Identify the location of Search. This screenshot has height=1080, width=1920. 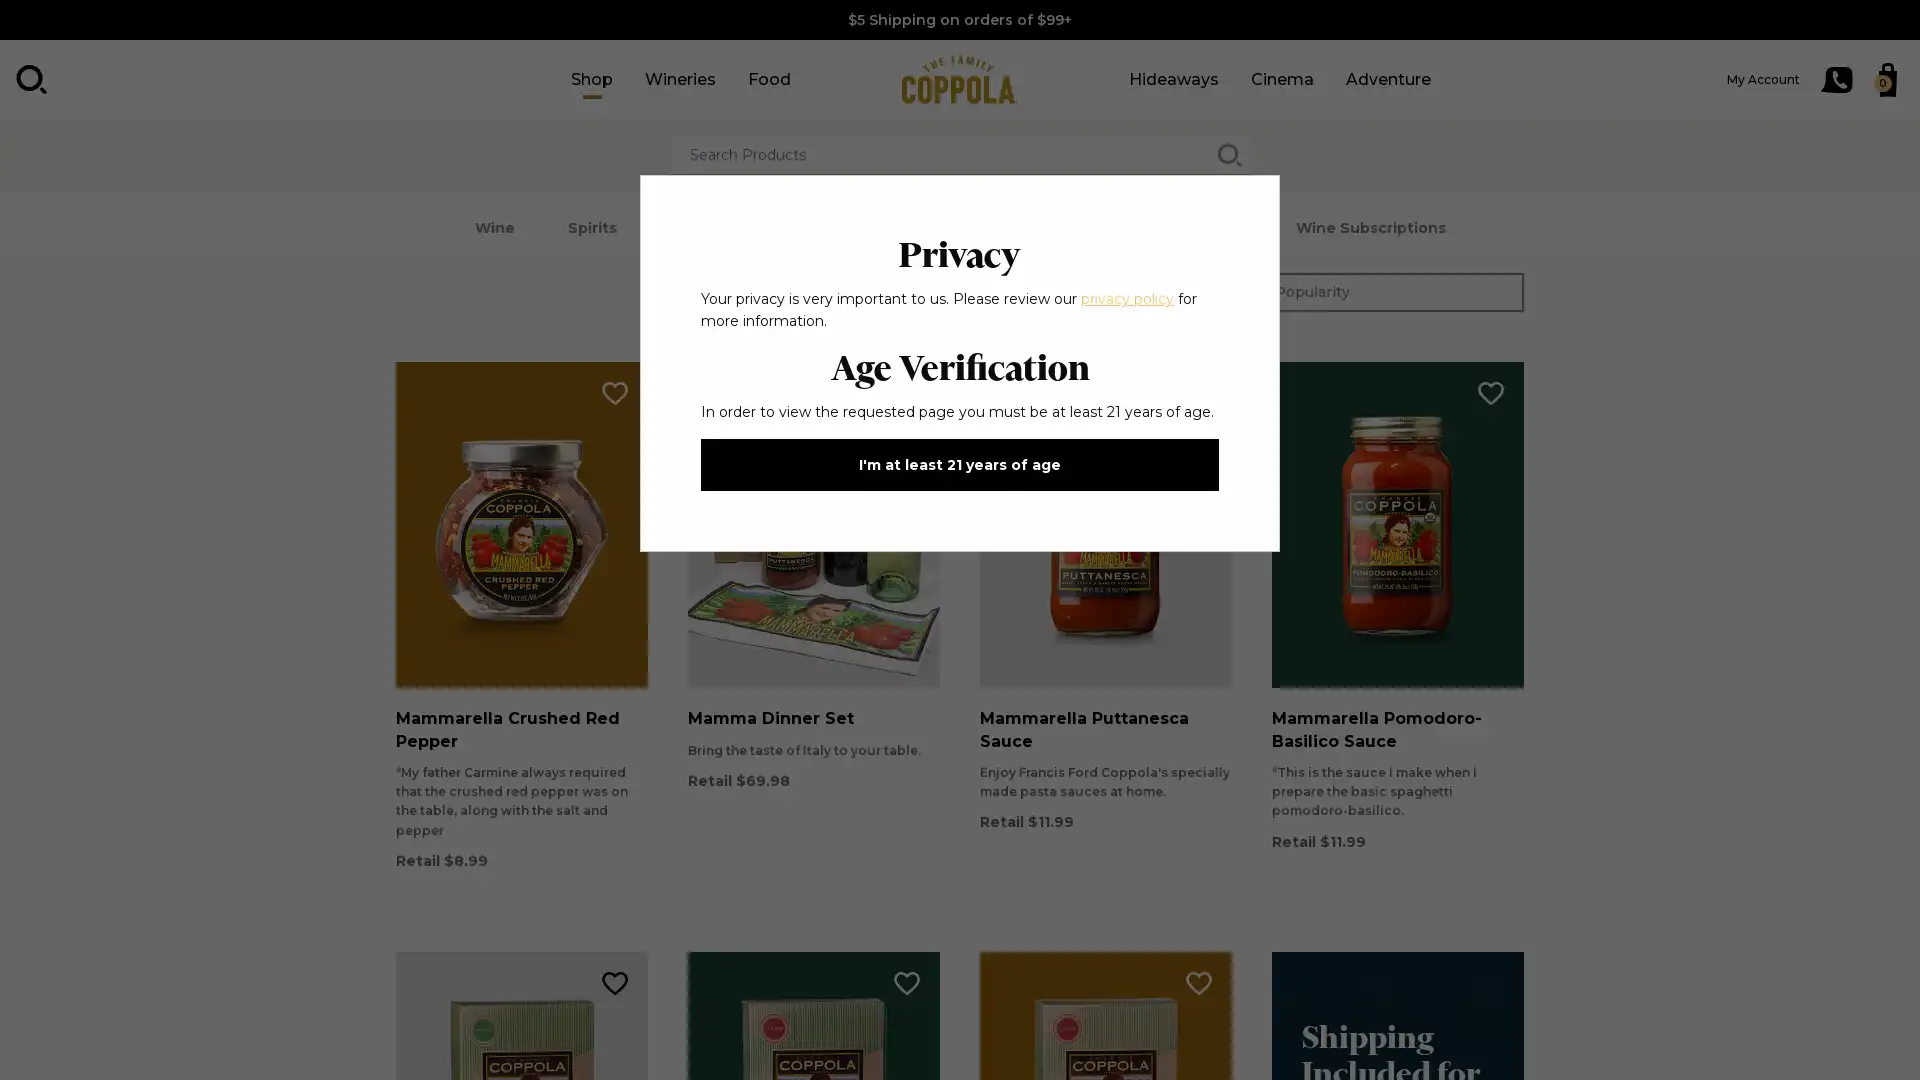
(32, 79).